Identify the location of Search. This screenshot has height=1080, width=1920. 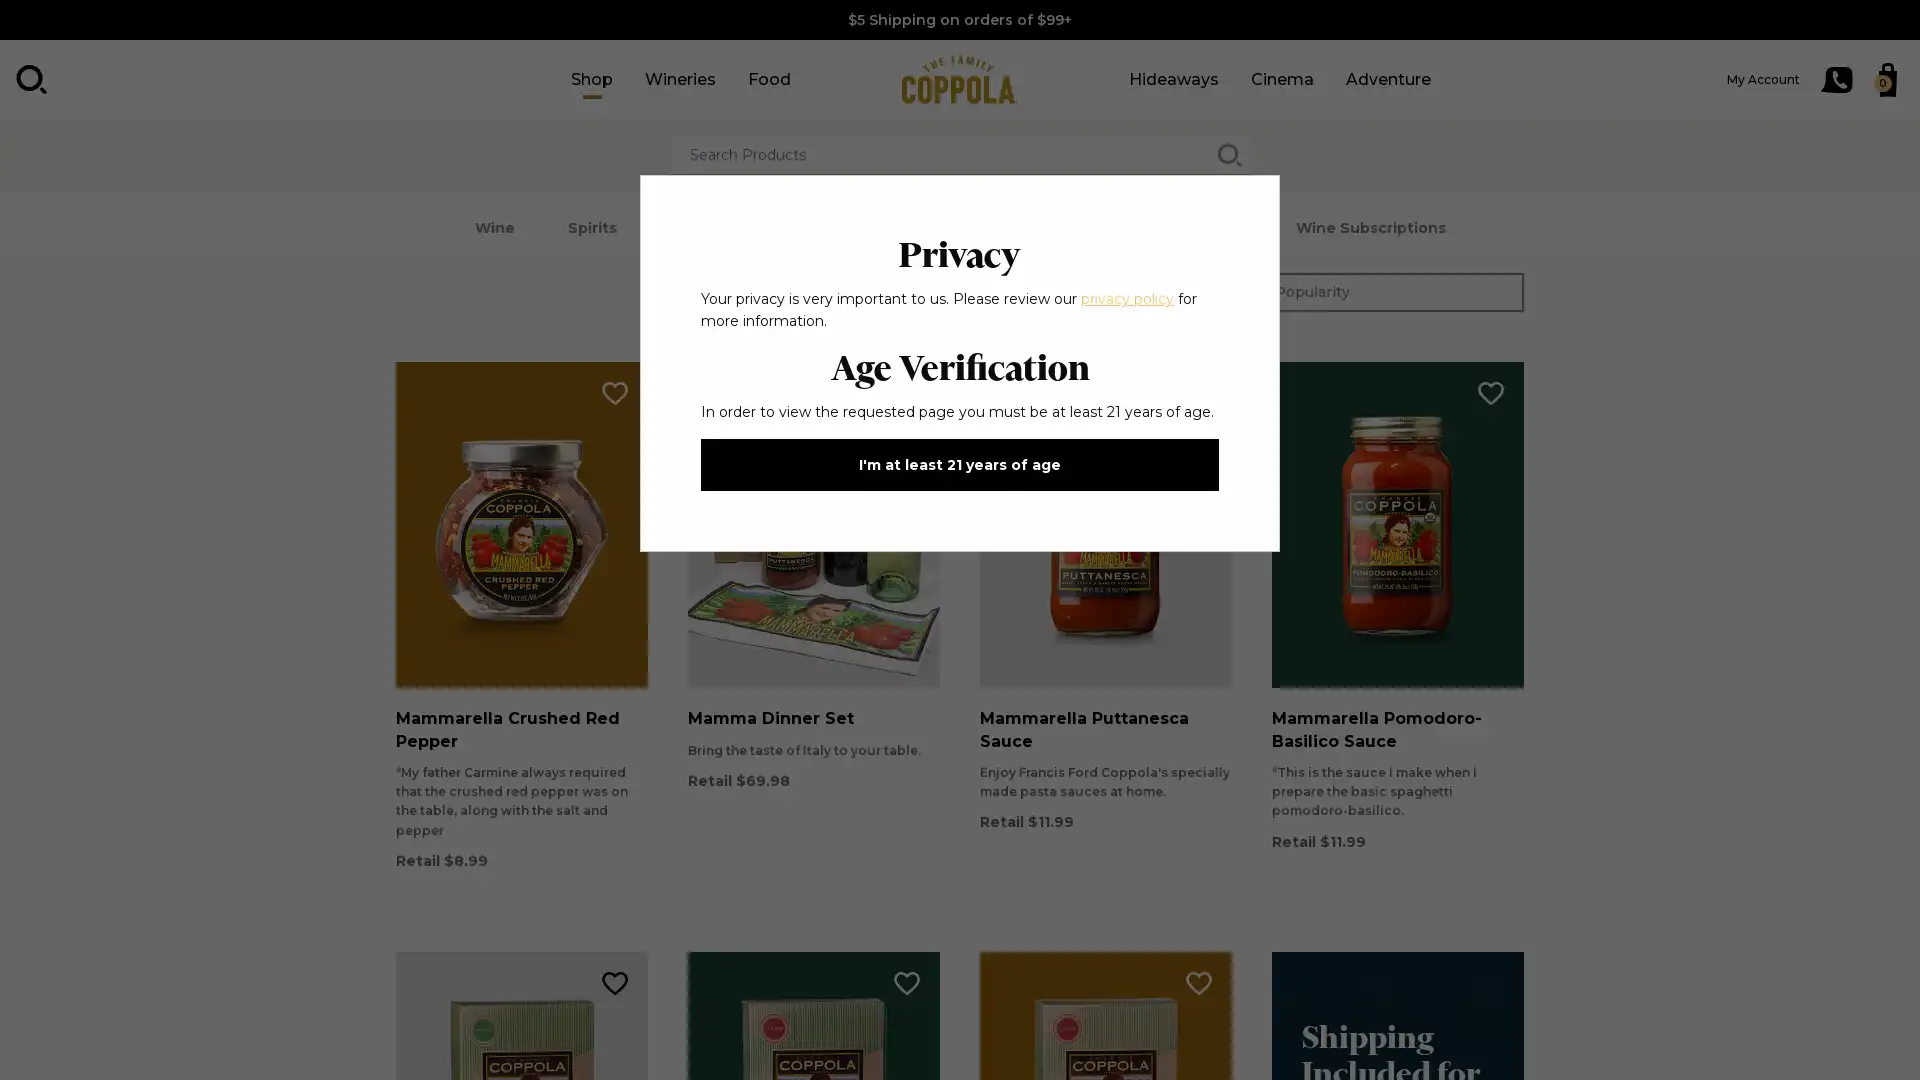
(32, 79).